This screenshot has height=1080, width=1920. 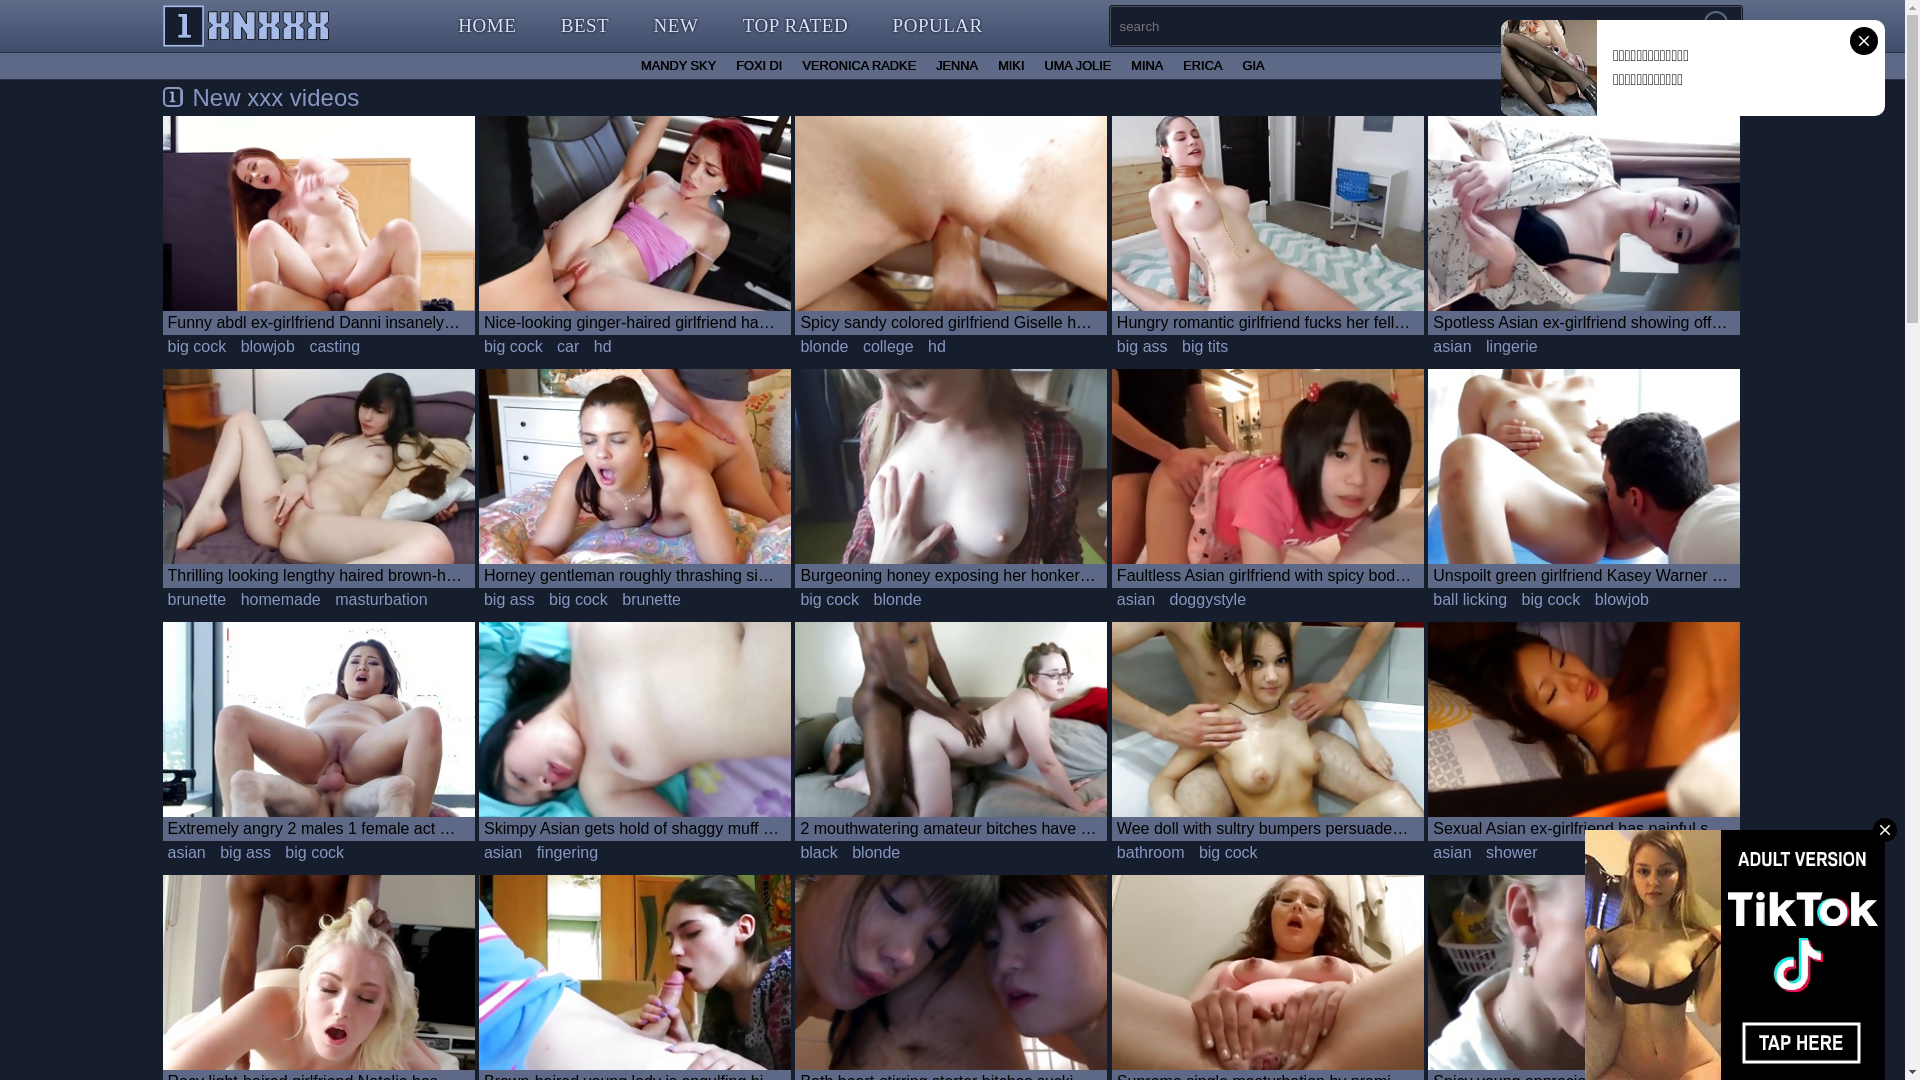 I want to click on 'TOP RATED', so click(x=794, y=26).